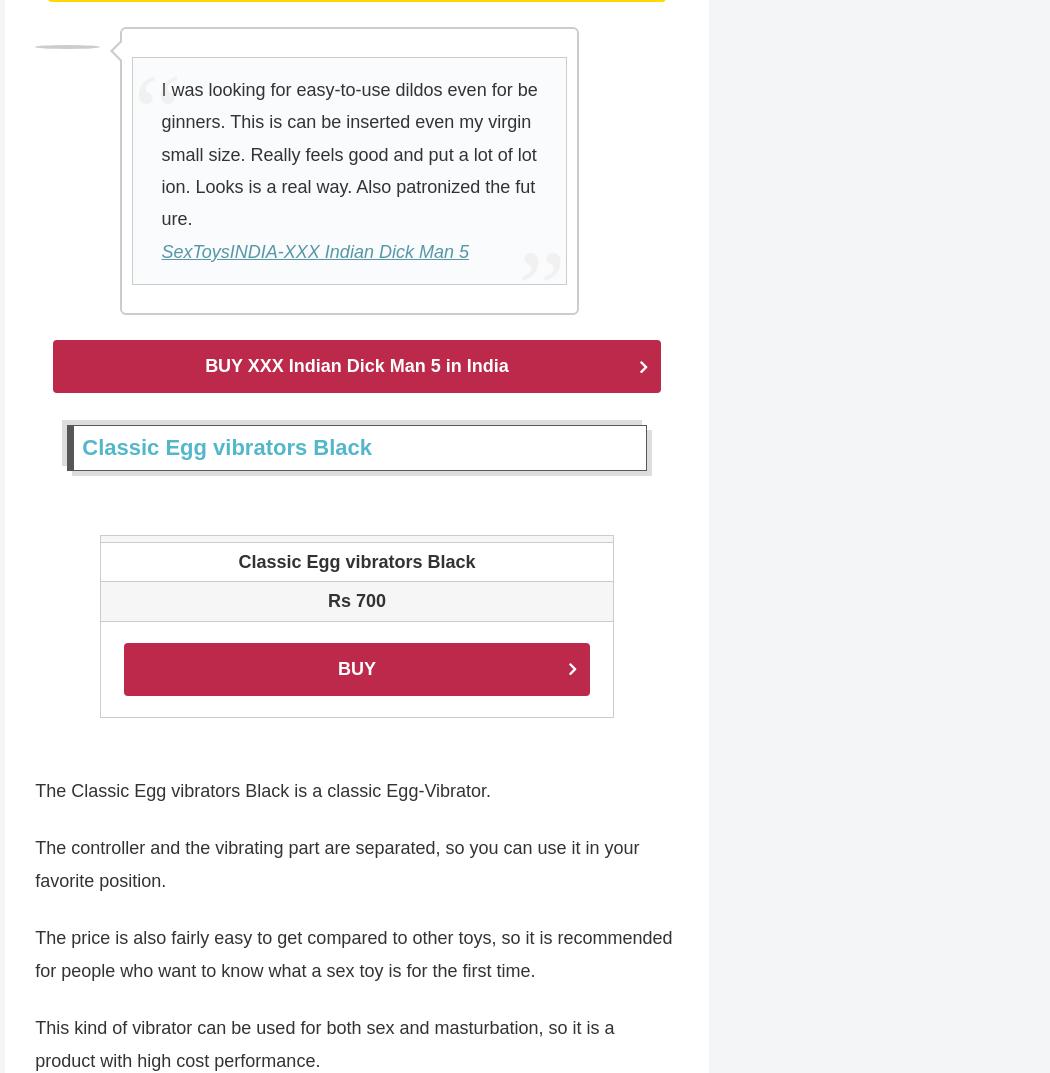 This screenshot has width=1050, height=1073. Describe the element at coordinates (355, 669) in the screenshot. I see `'BUY'` at that location.